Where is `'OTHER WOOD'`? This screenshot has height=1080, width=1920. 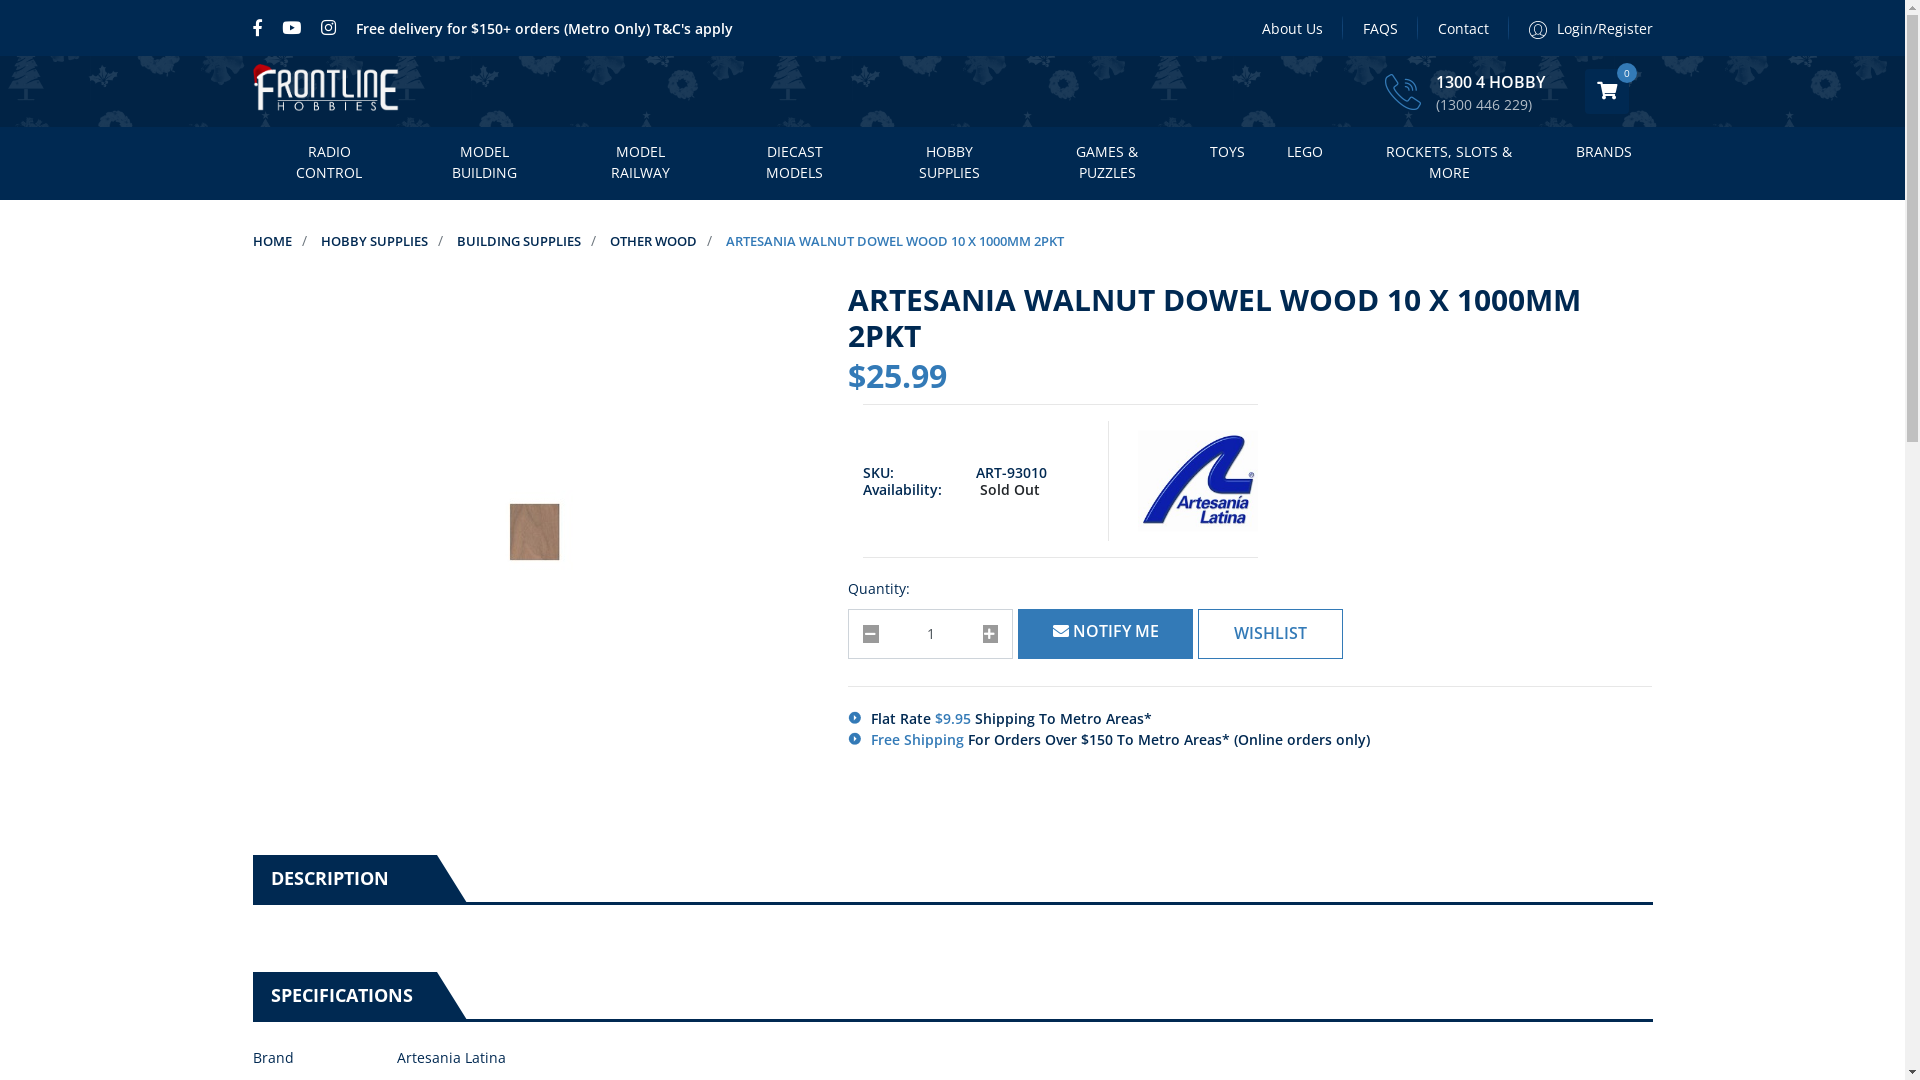
'OTHER WOOD' is located at coordinates (653, 239).